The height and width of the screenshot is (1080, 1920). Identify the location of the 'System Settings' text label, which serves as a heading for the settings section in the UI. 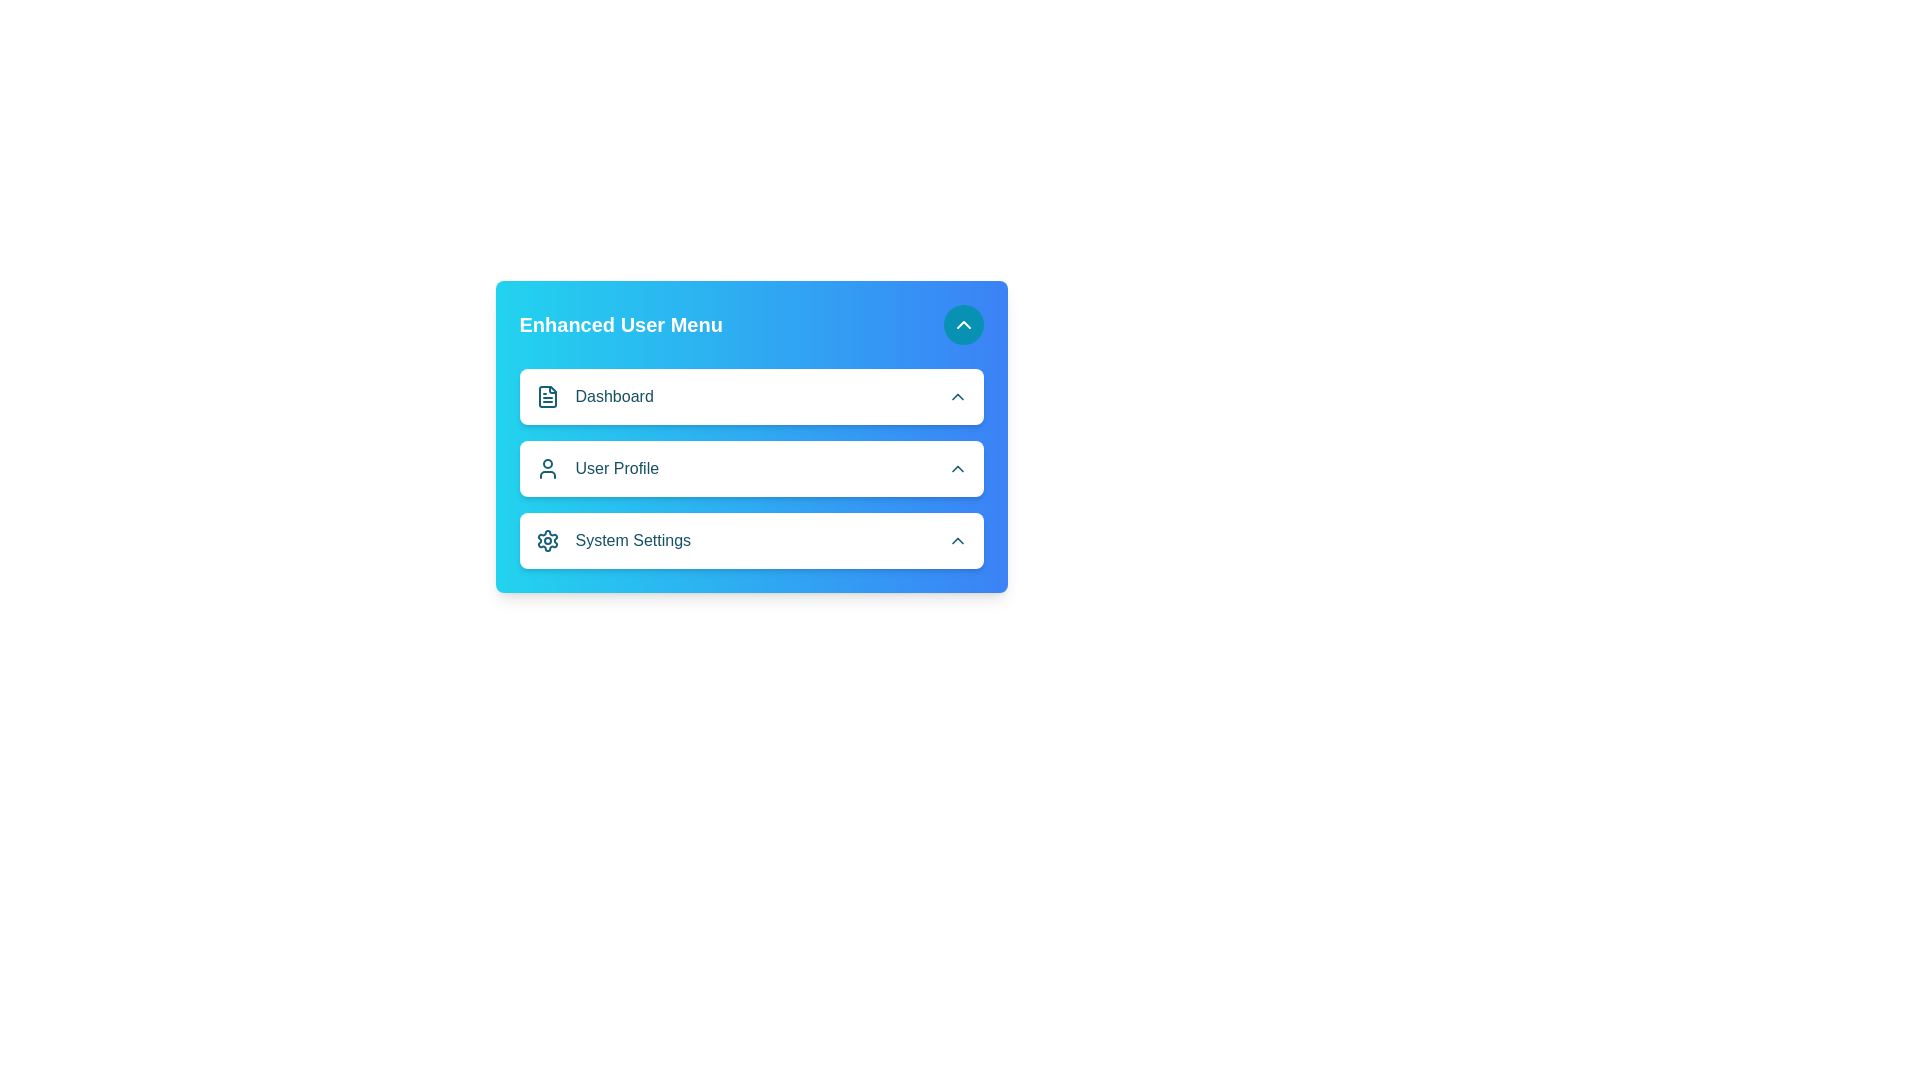
(632, 540).